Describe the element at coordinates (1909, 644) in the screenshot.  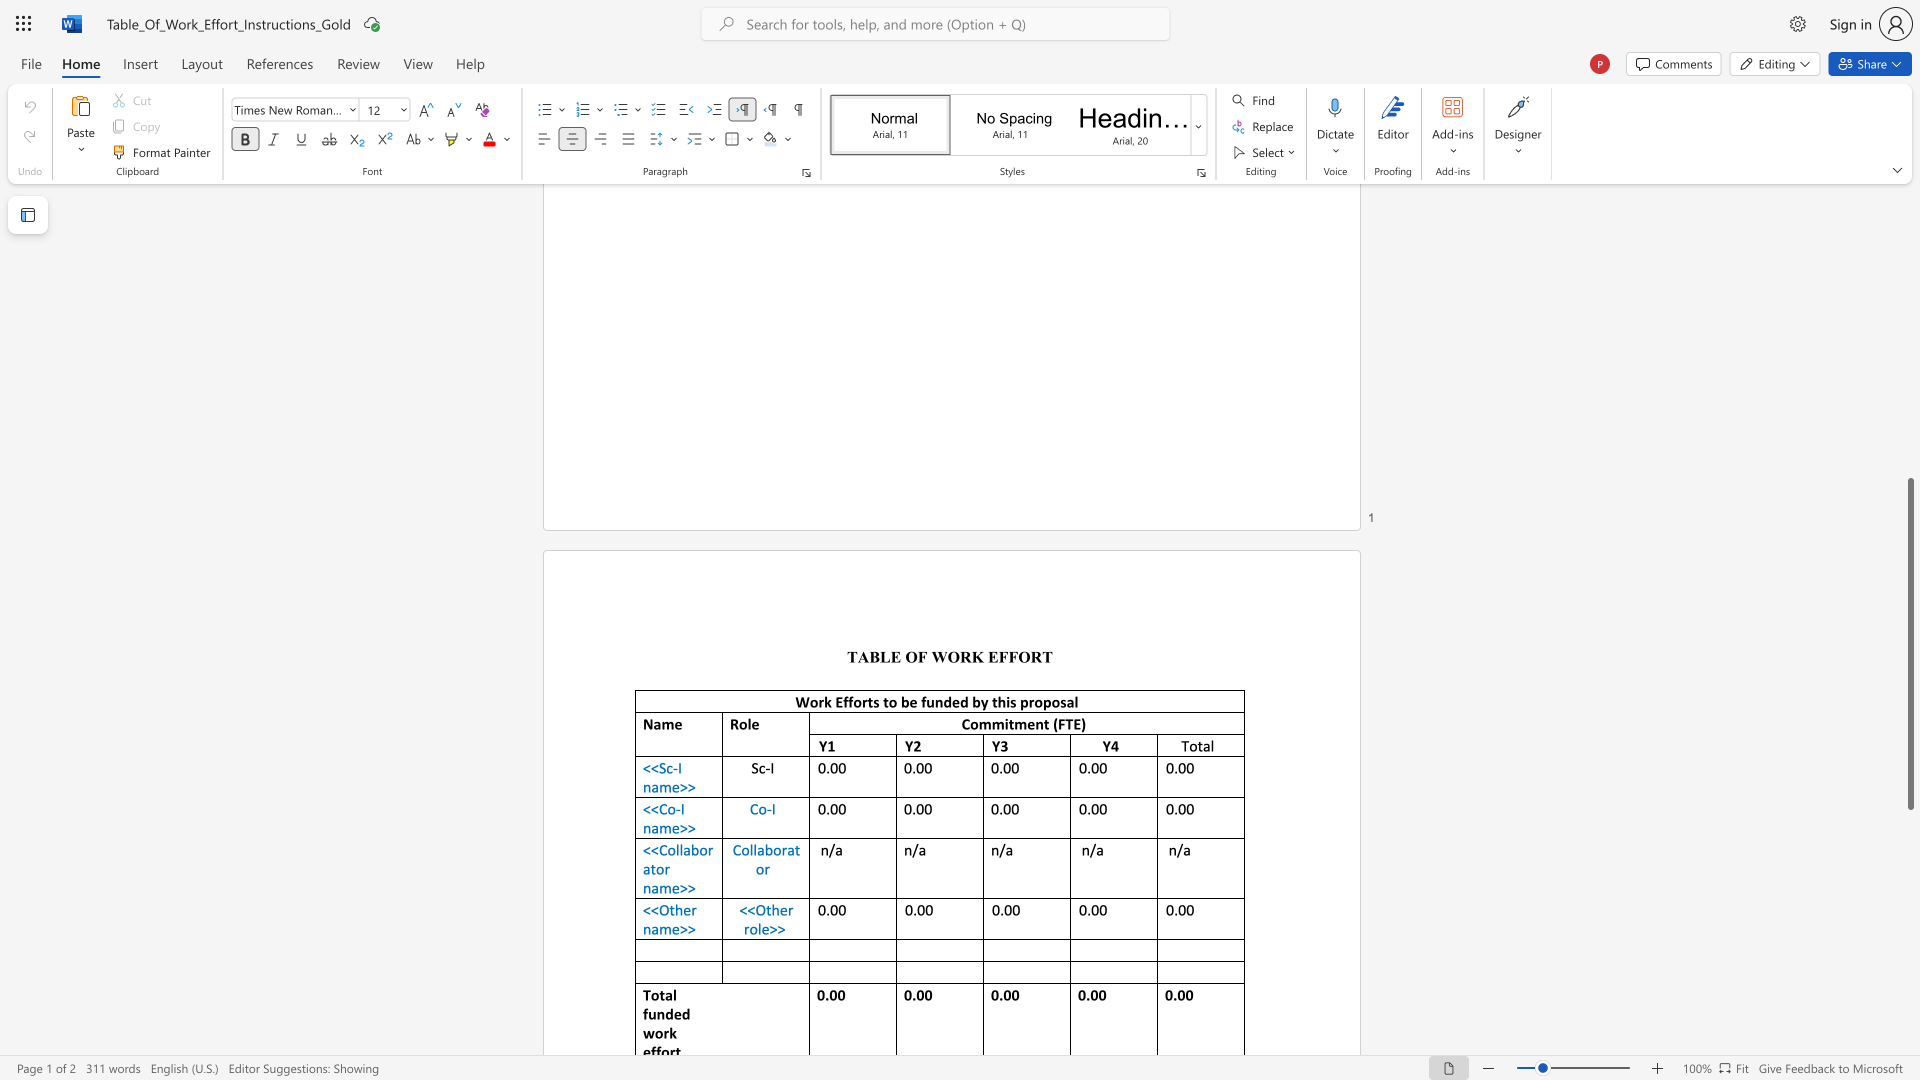
I see `the scrollbar and move down 400 pixels` at that location.